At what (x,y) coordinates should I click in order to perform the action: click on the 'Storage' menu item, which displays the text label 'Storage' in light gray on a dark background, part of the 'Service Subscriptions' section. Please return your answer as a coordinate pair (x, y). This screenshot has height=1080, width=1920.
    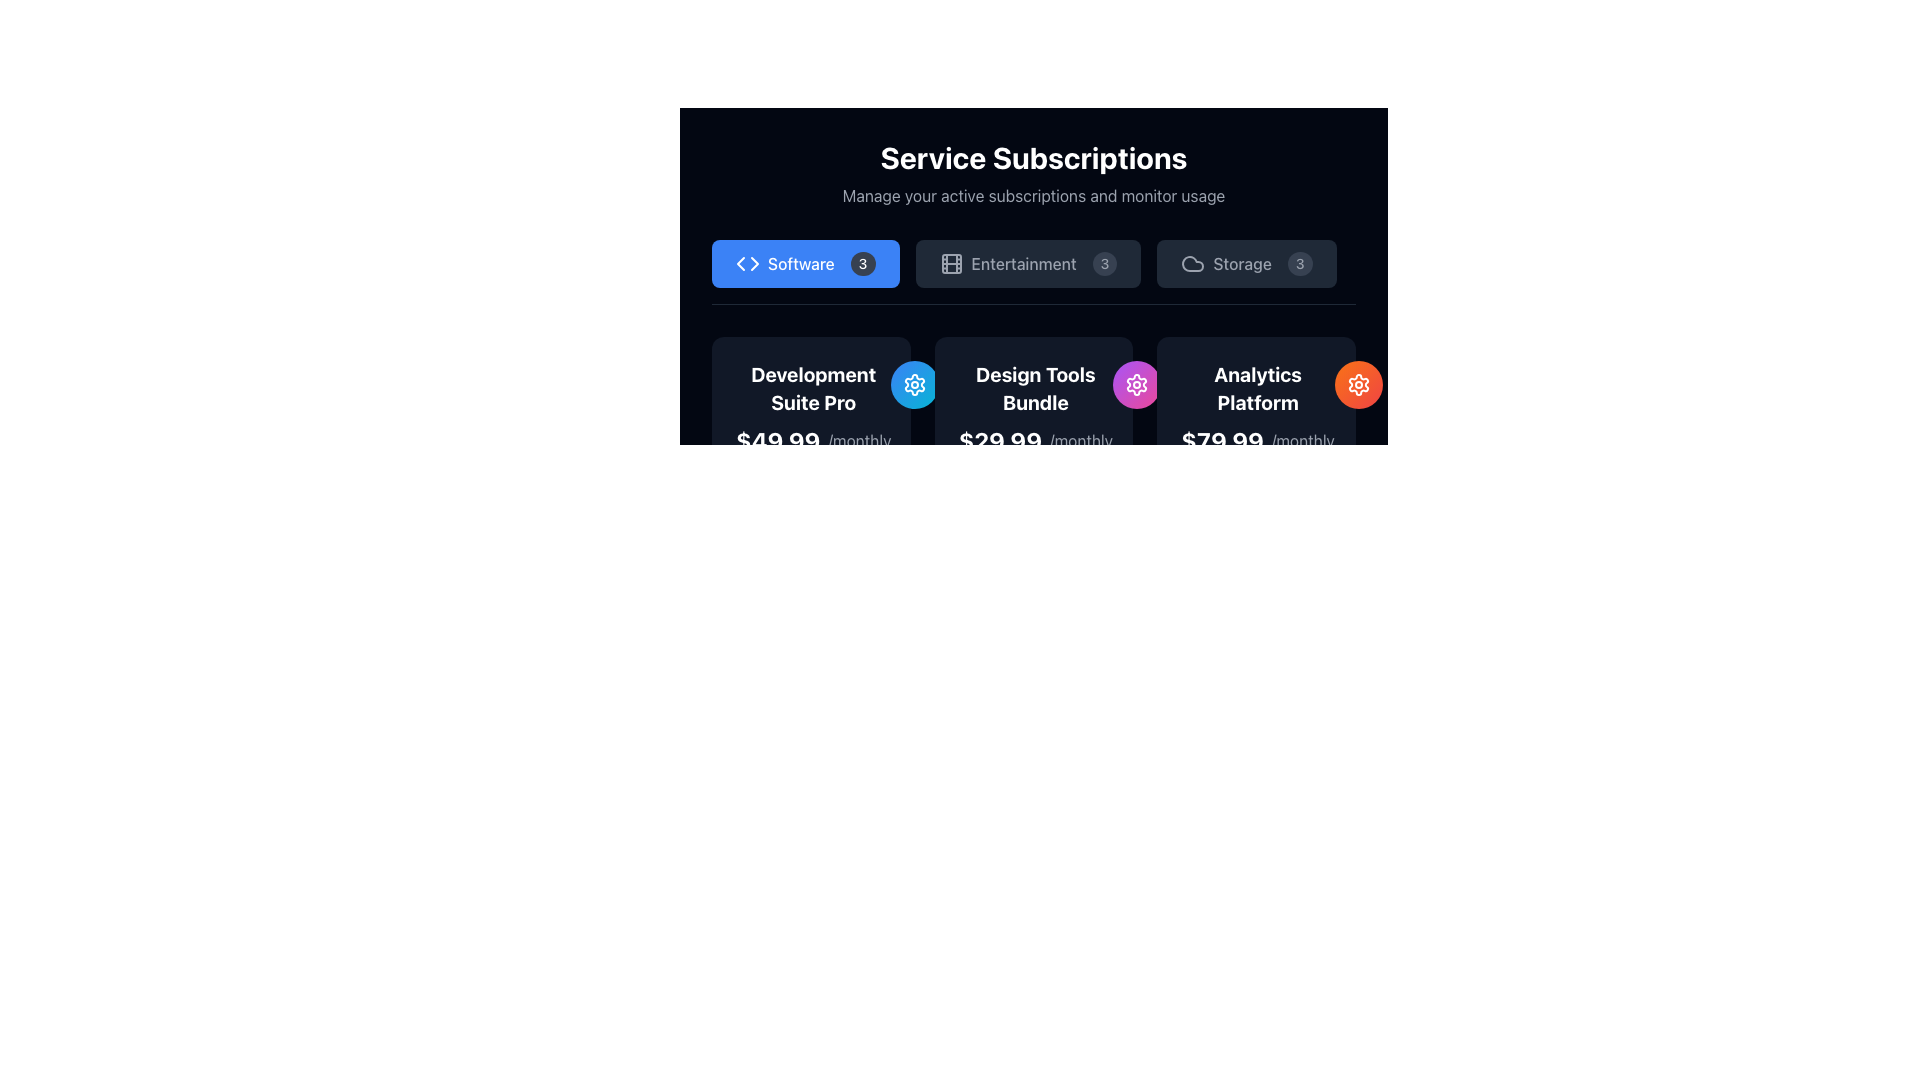
    Looking at the image, I should click on (1241, 262).